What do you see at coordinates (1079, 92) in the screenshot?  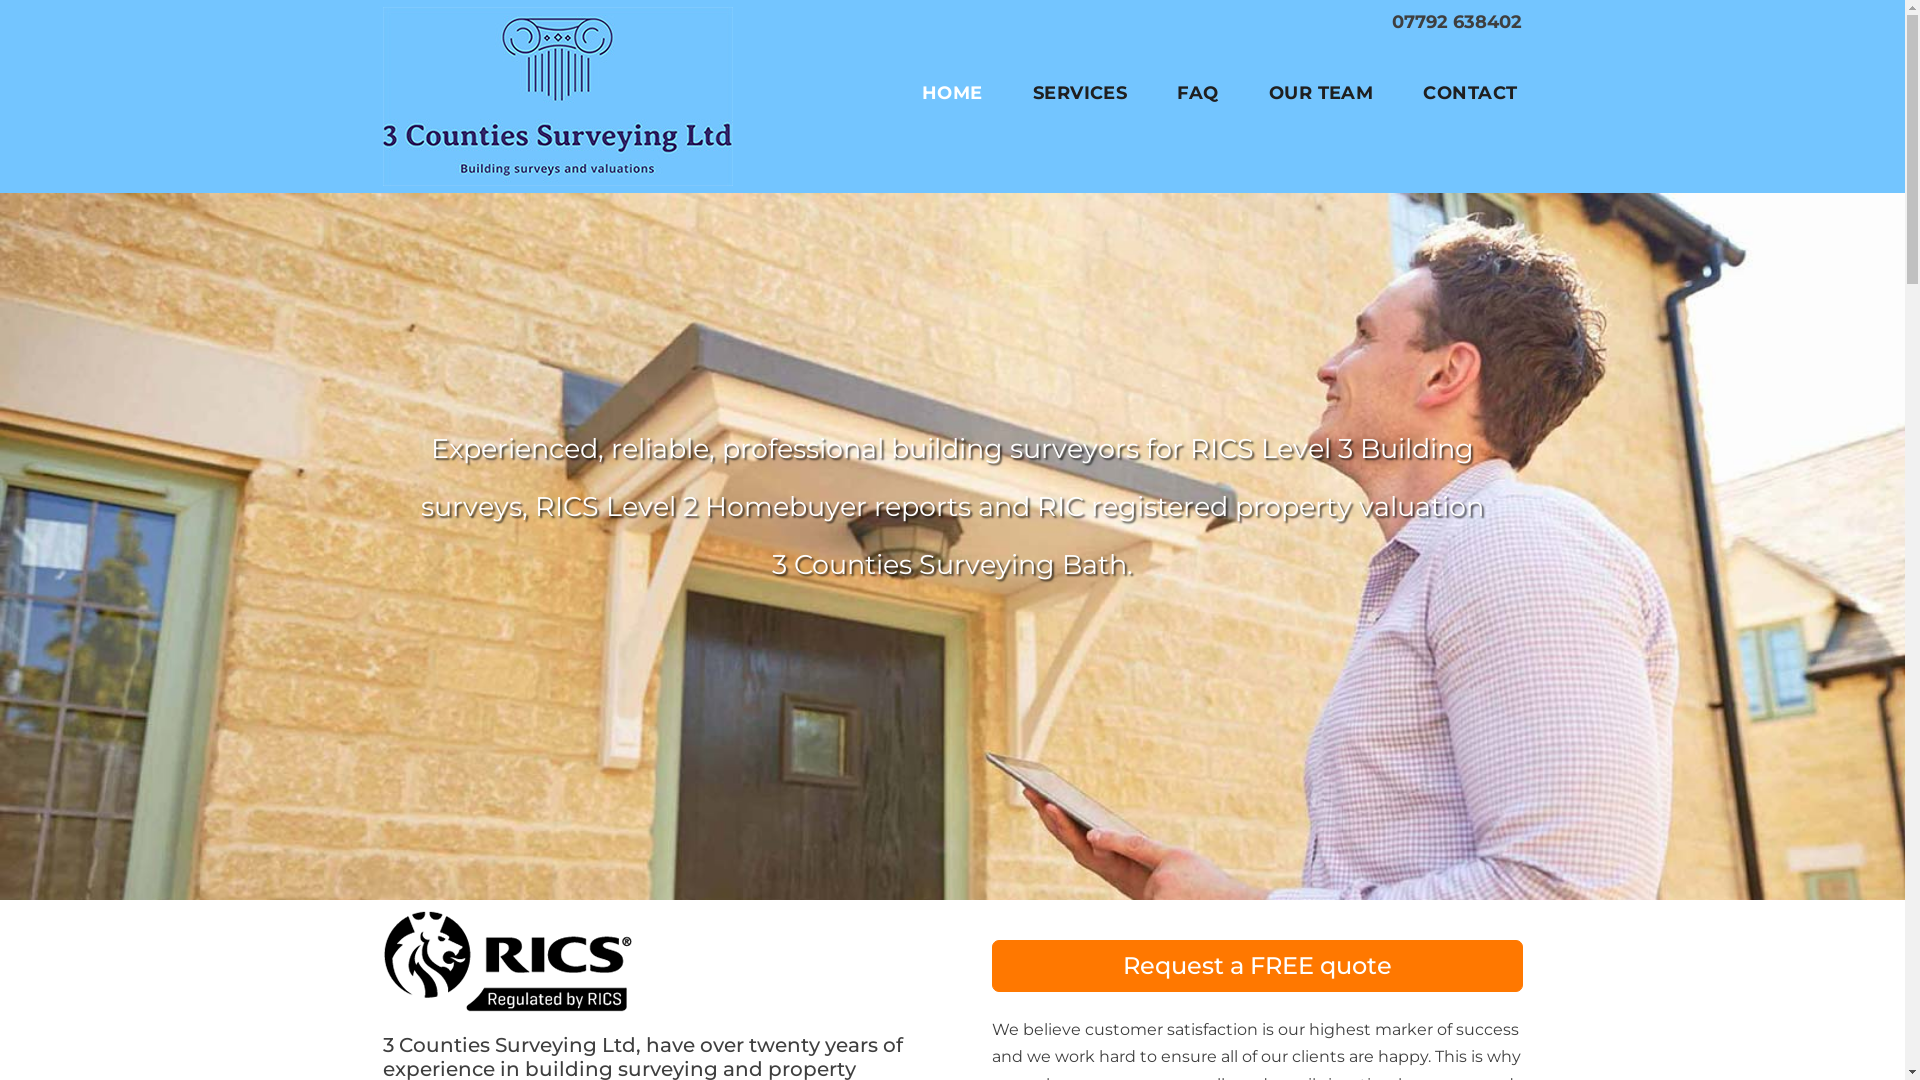 I see `'SERVICES'` at bounding box center [1079, 92].